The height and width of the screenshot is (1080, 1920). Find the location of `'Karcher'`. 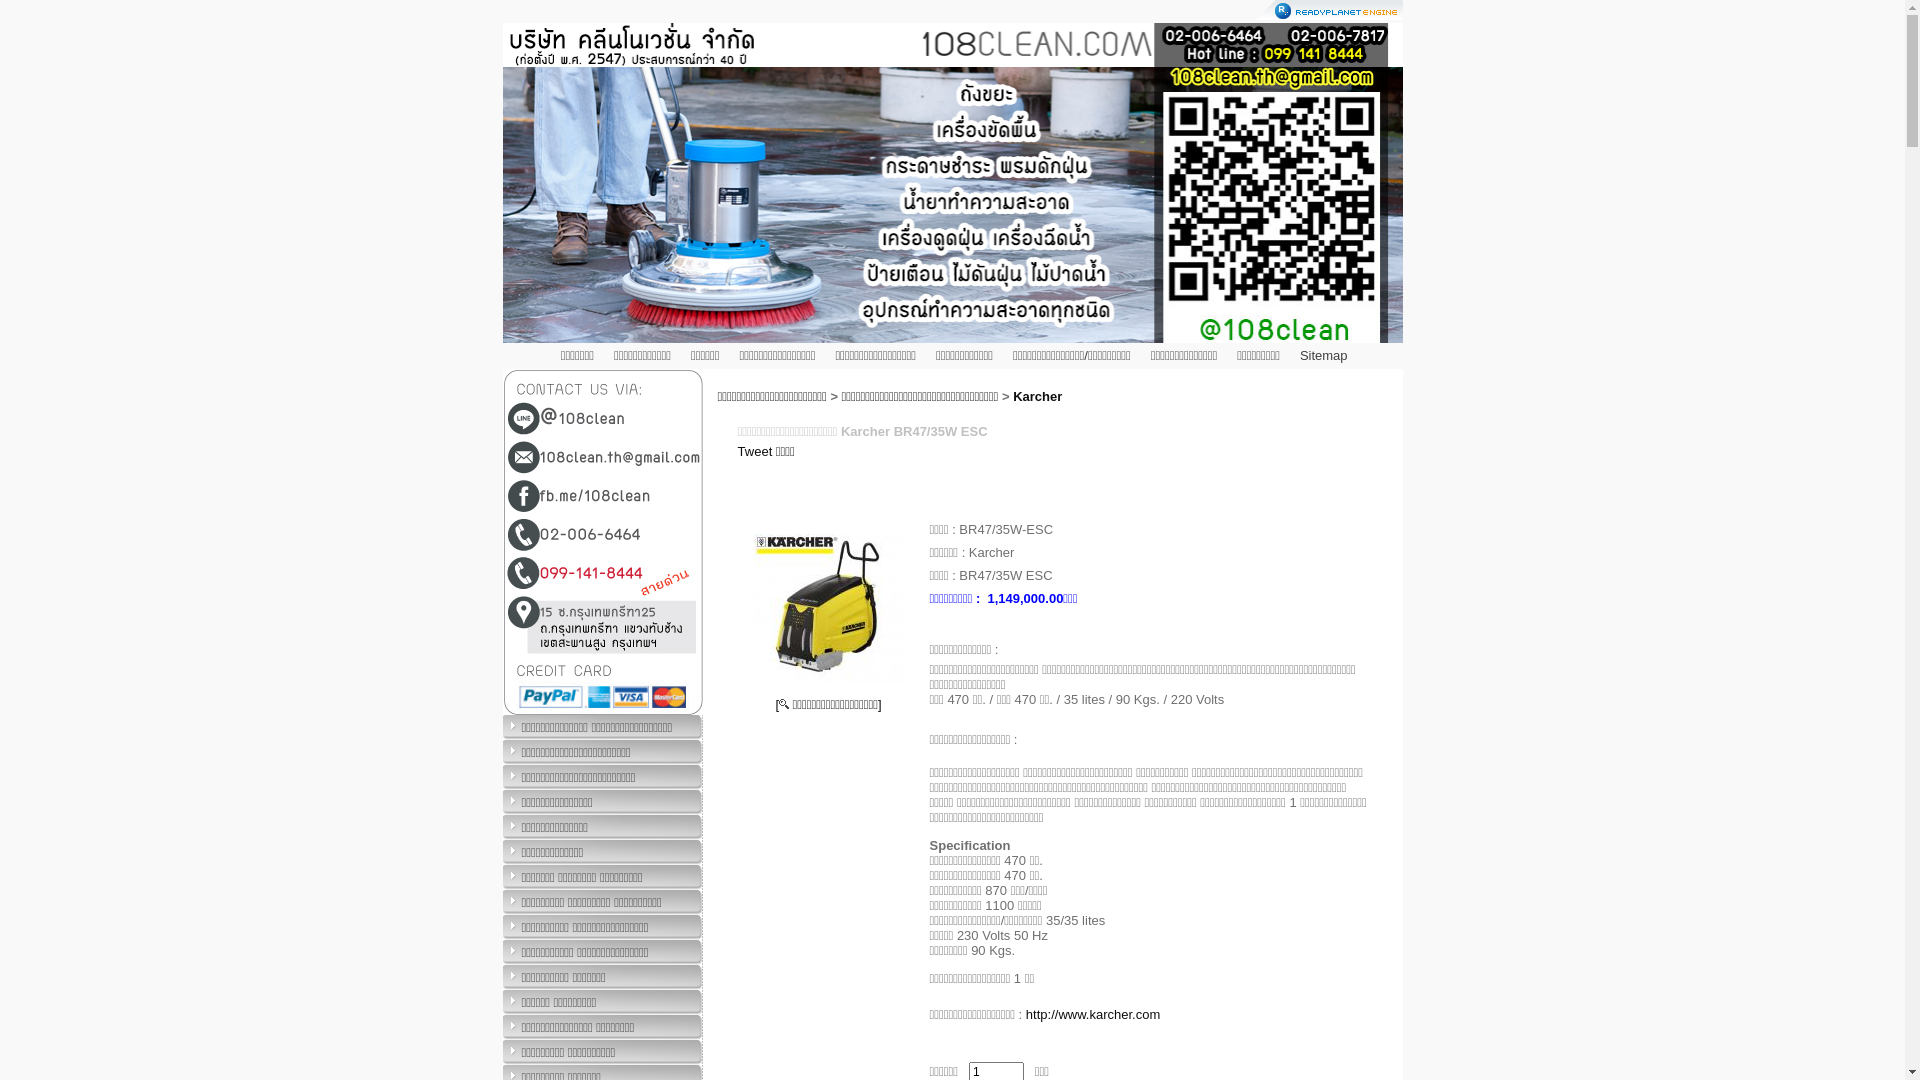

'Karcher' is located at coordinates (1037, 396).